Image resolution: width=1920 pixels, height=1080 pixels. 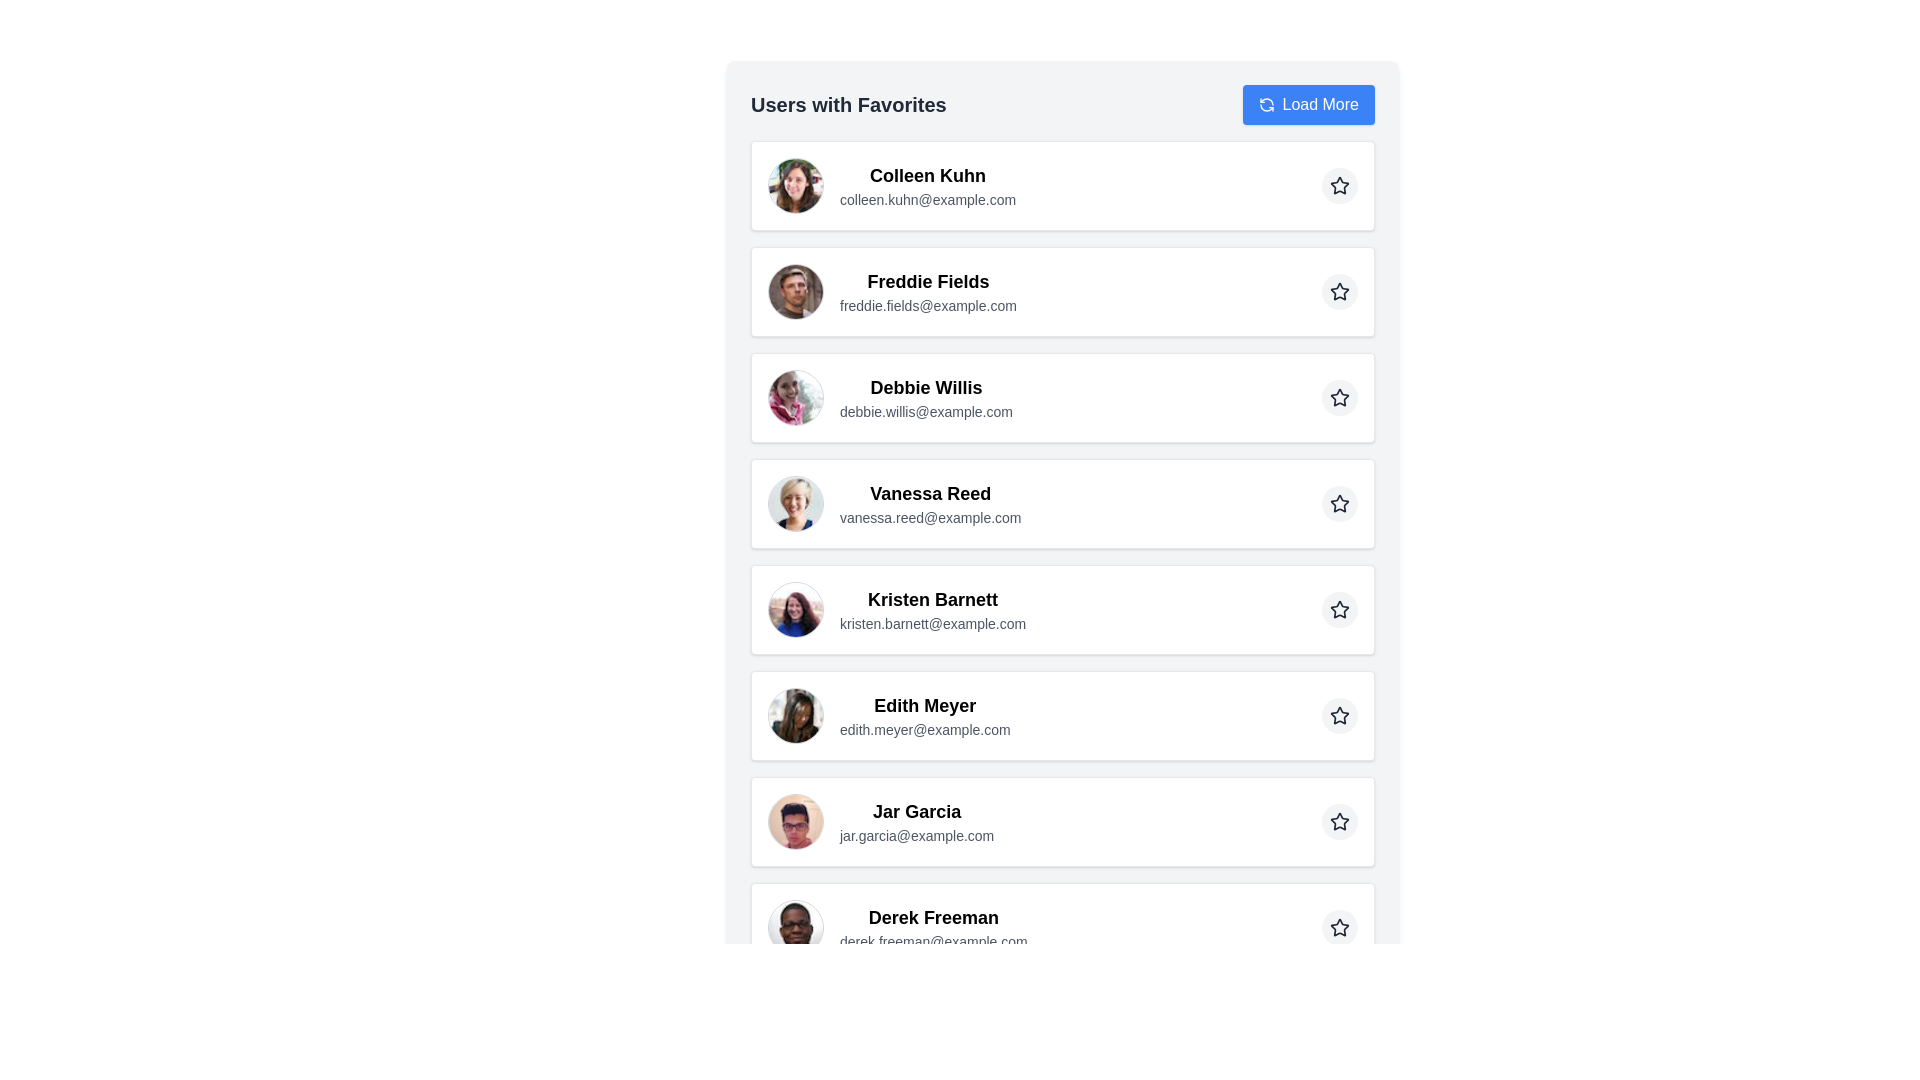 What do you see at coordinates (1061, 397) in the screenshot?
I see `the profile name 'Debbie Willis' in the Profile block` at bounding box center [1061, 397].